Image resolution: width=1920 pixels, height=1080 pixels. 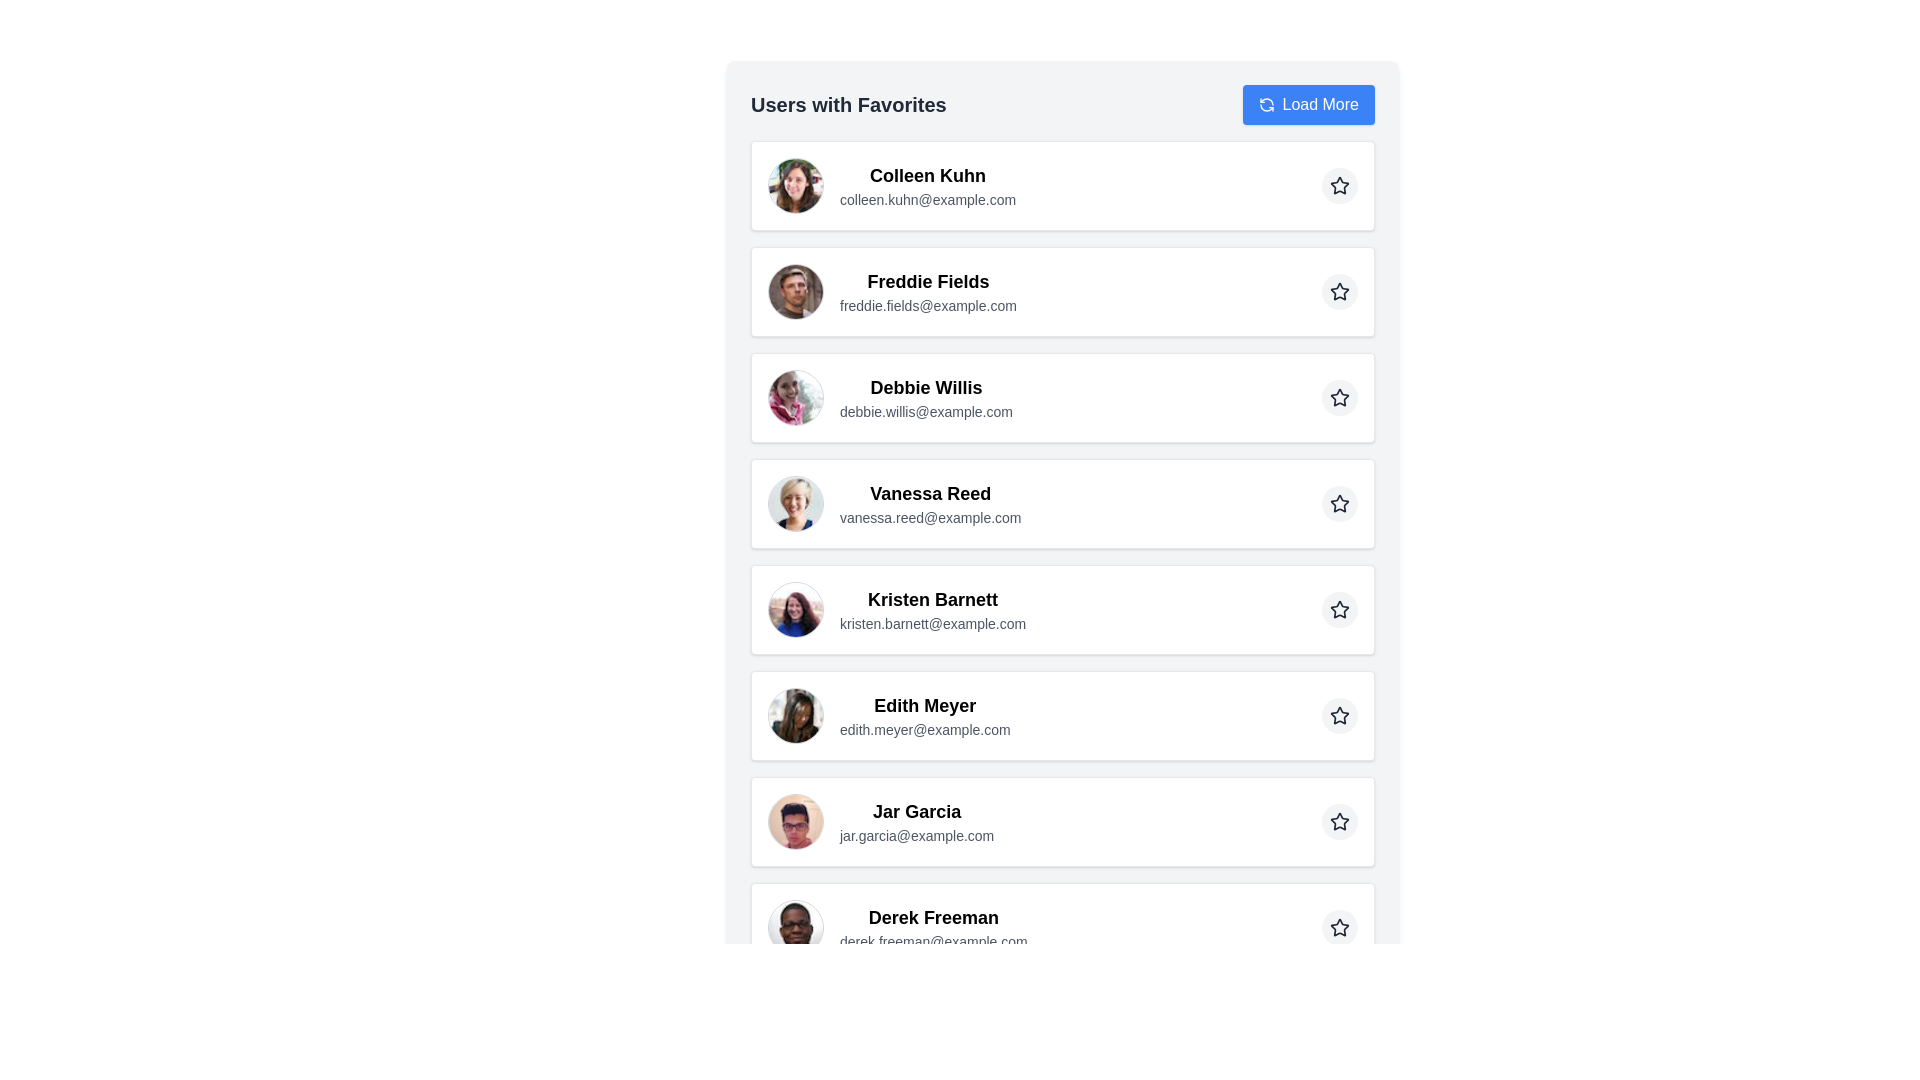 What do you see at coordinates (1061, 397) in the screenshot?
I see `the profile name 'Debbie Willis' in the Profile block` at bounding box center [1061, 397].